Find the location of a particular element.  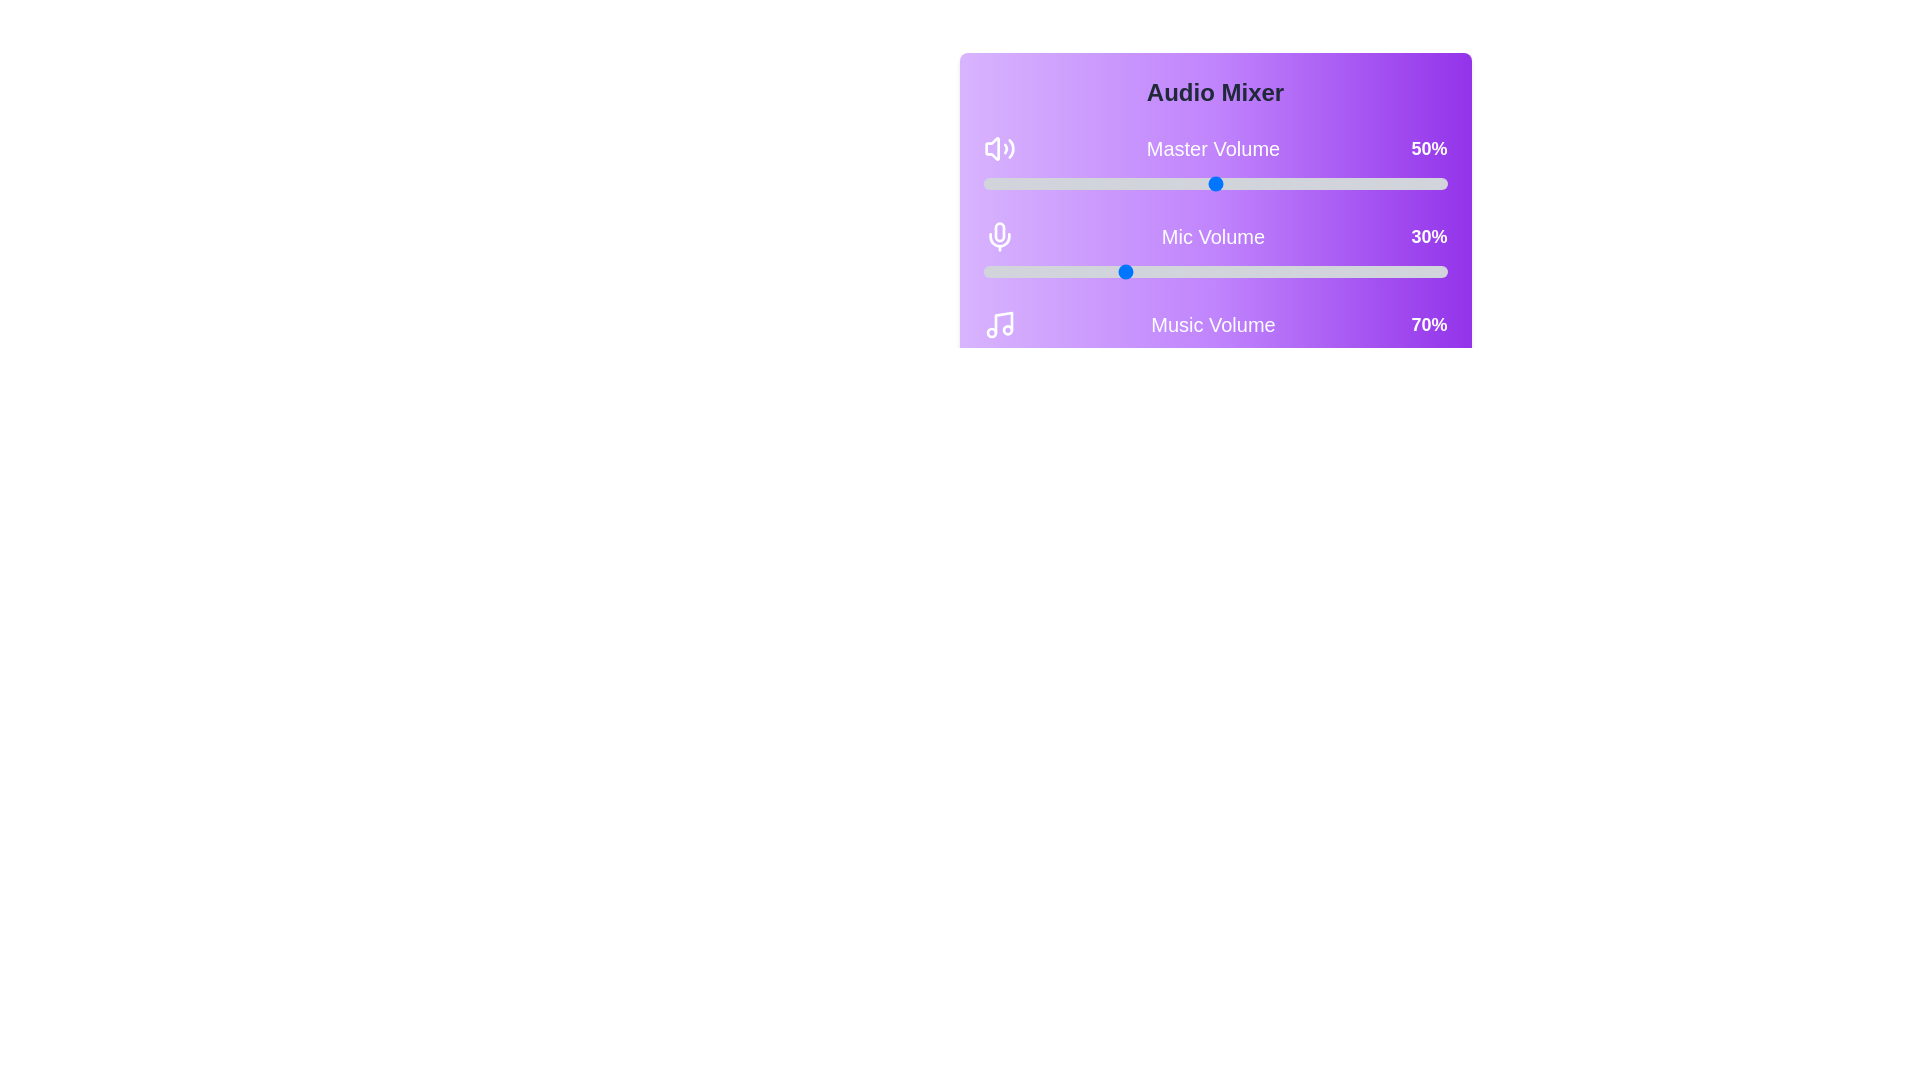

the microphone volume level is located at coordinates (1427, 272).